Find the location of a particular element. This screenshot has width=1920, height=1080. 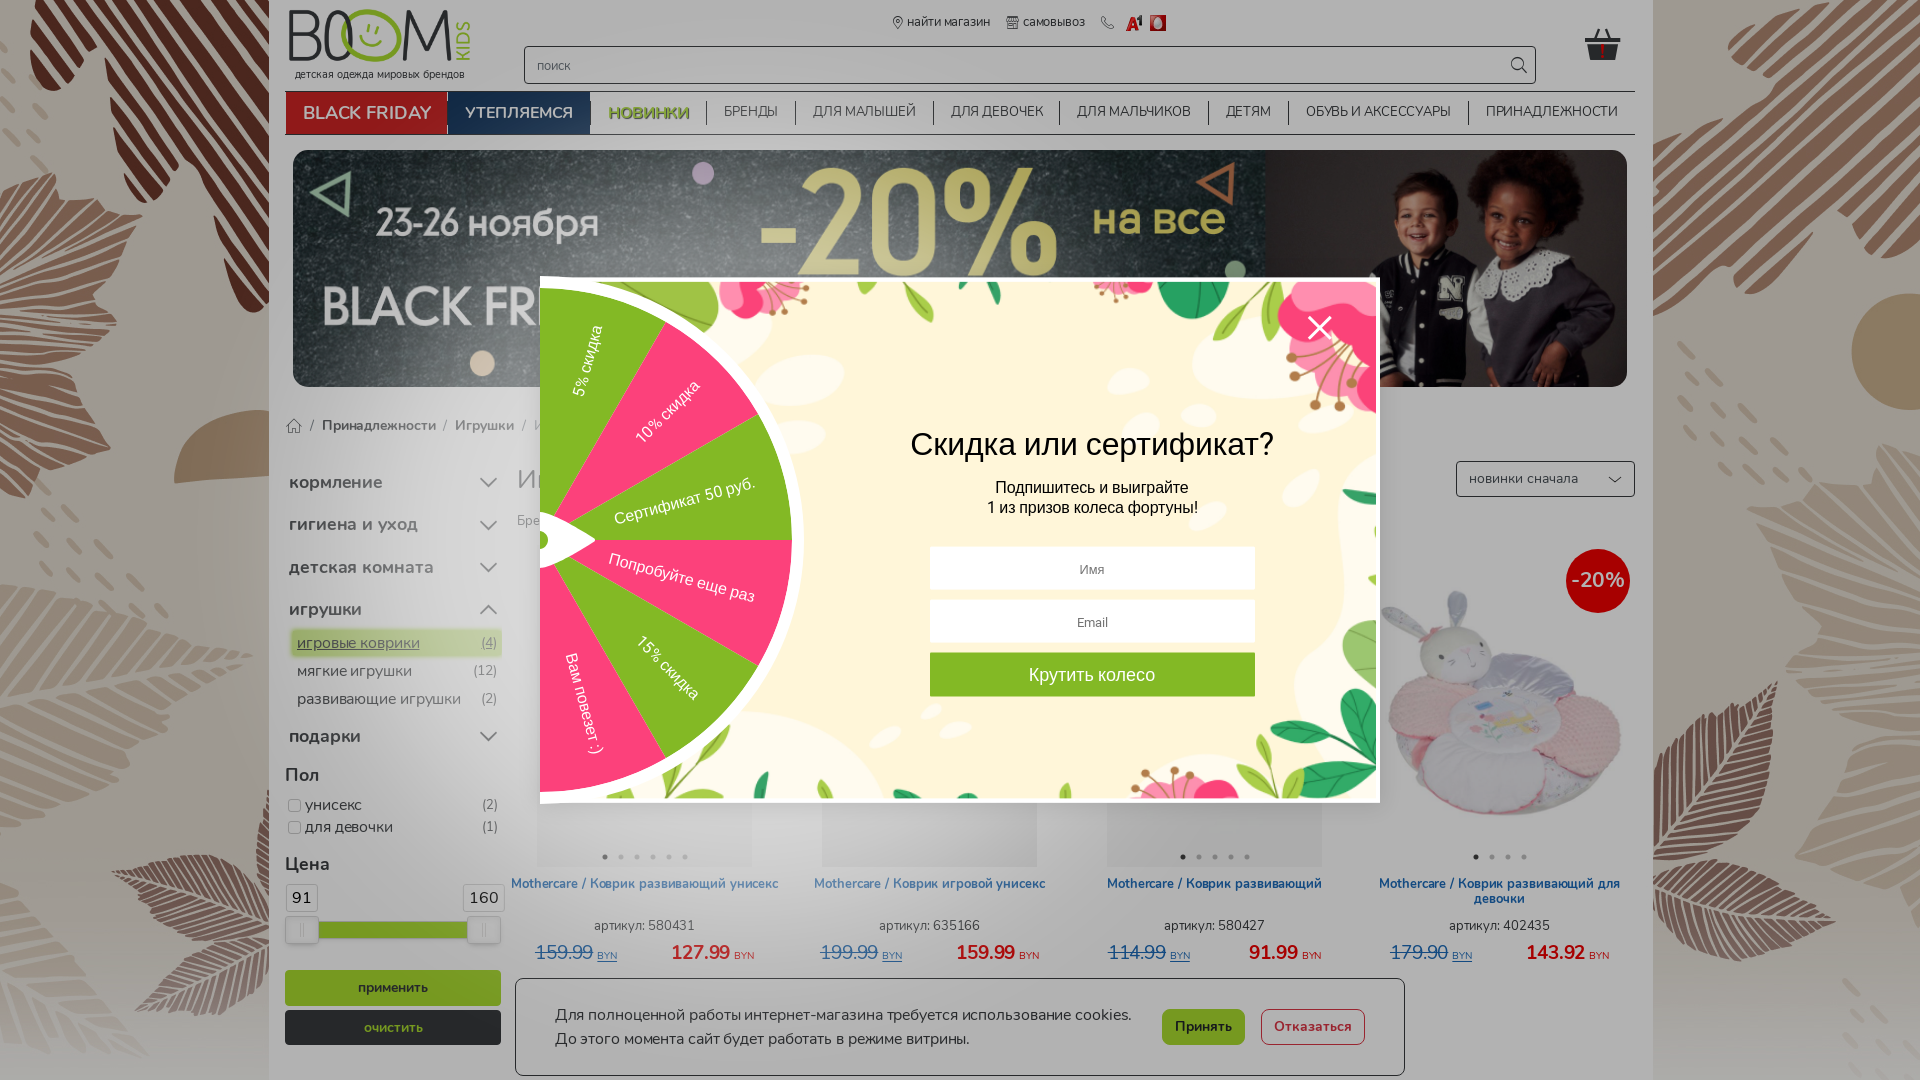

'1' is located at coordinates (1476, 855).